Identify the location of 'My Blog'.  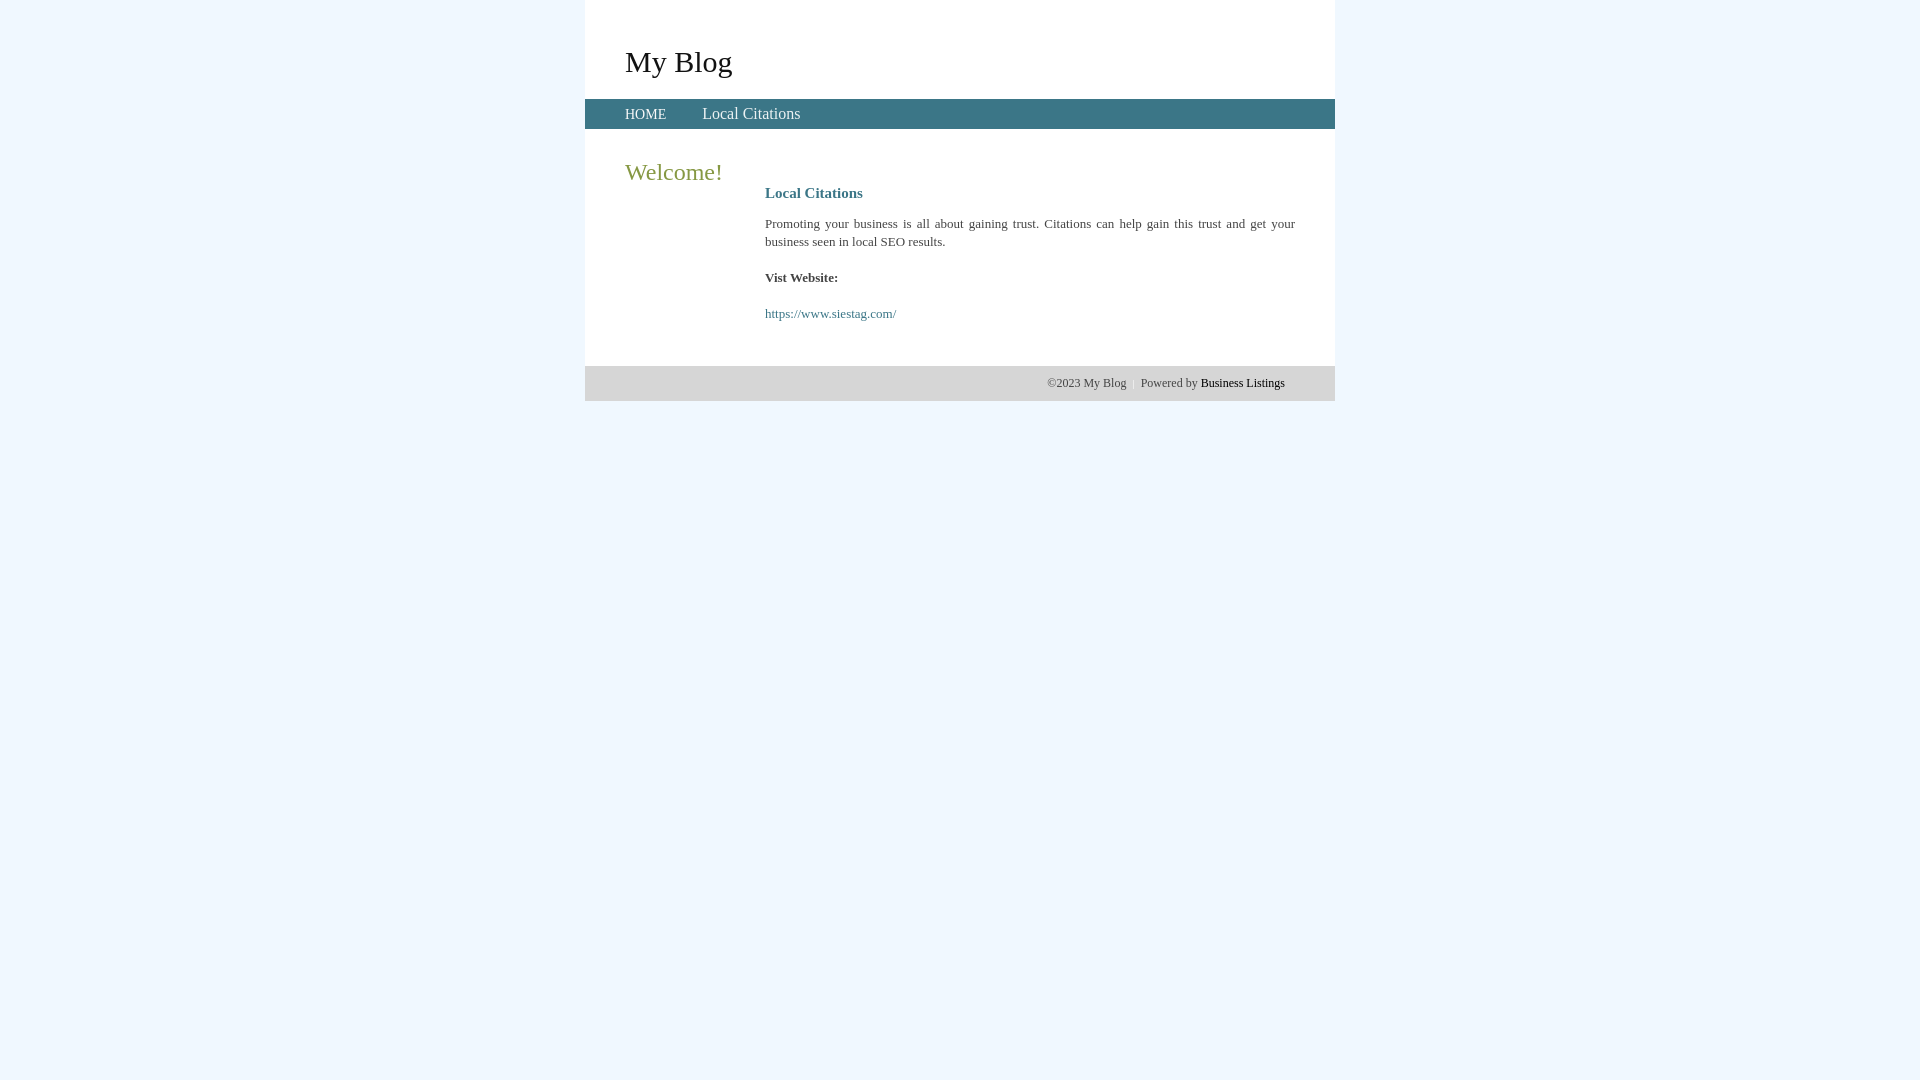
(678, 60).